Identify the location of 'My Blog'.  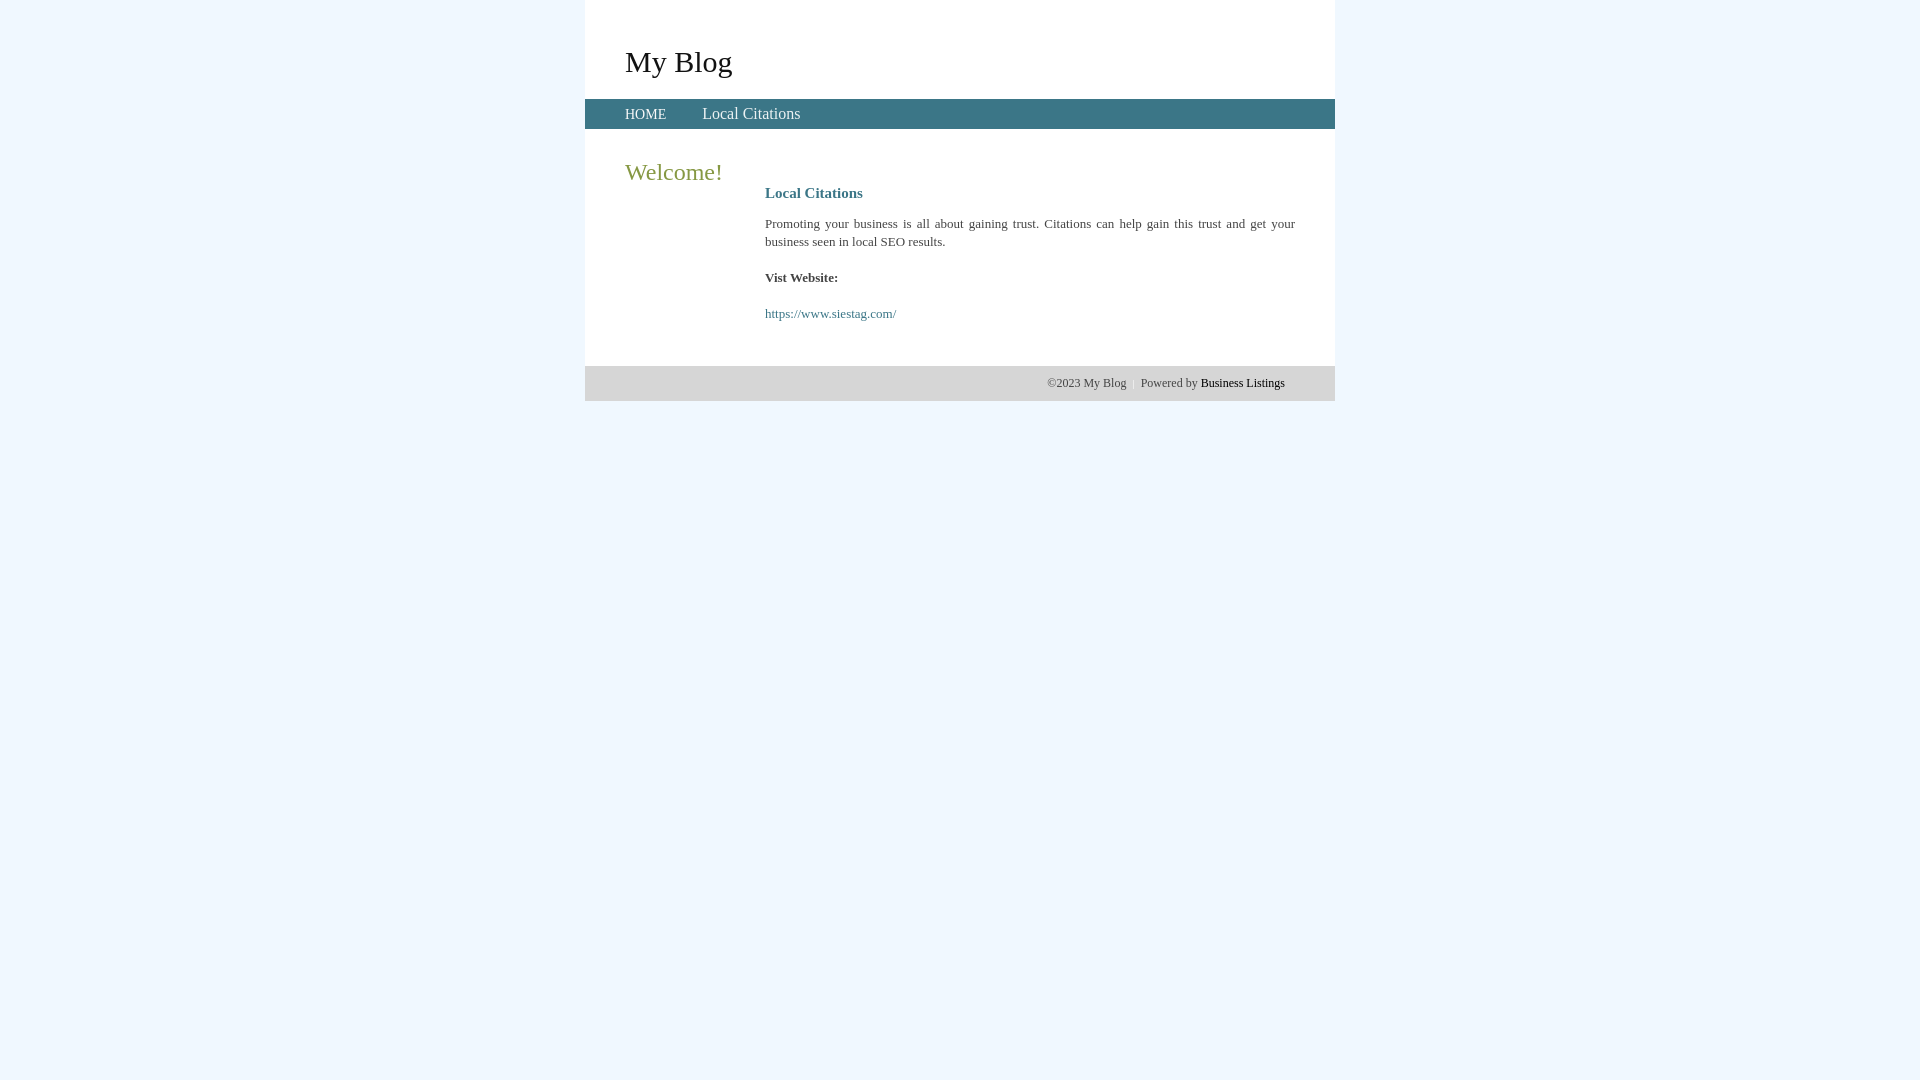
(678, 60).